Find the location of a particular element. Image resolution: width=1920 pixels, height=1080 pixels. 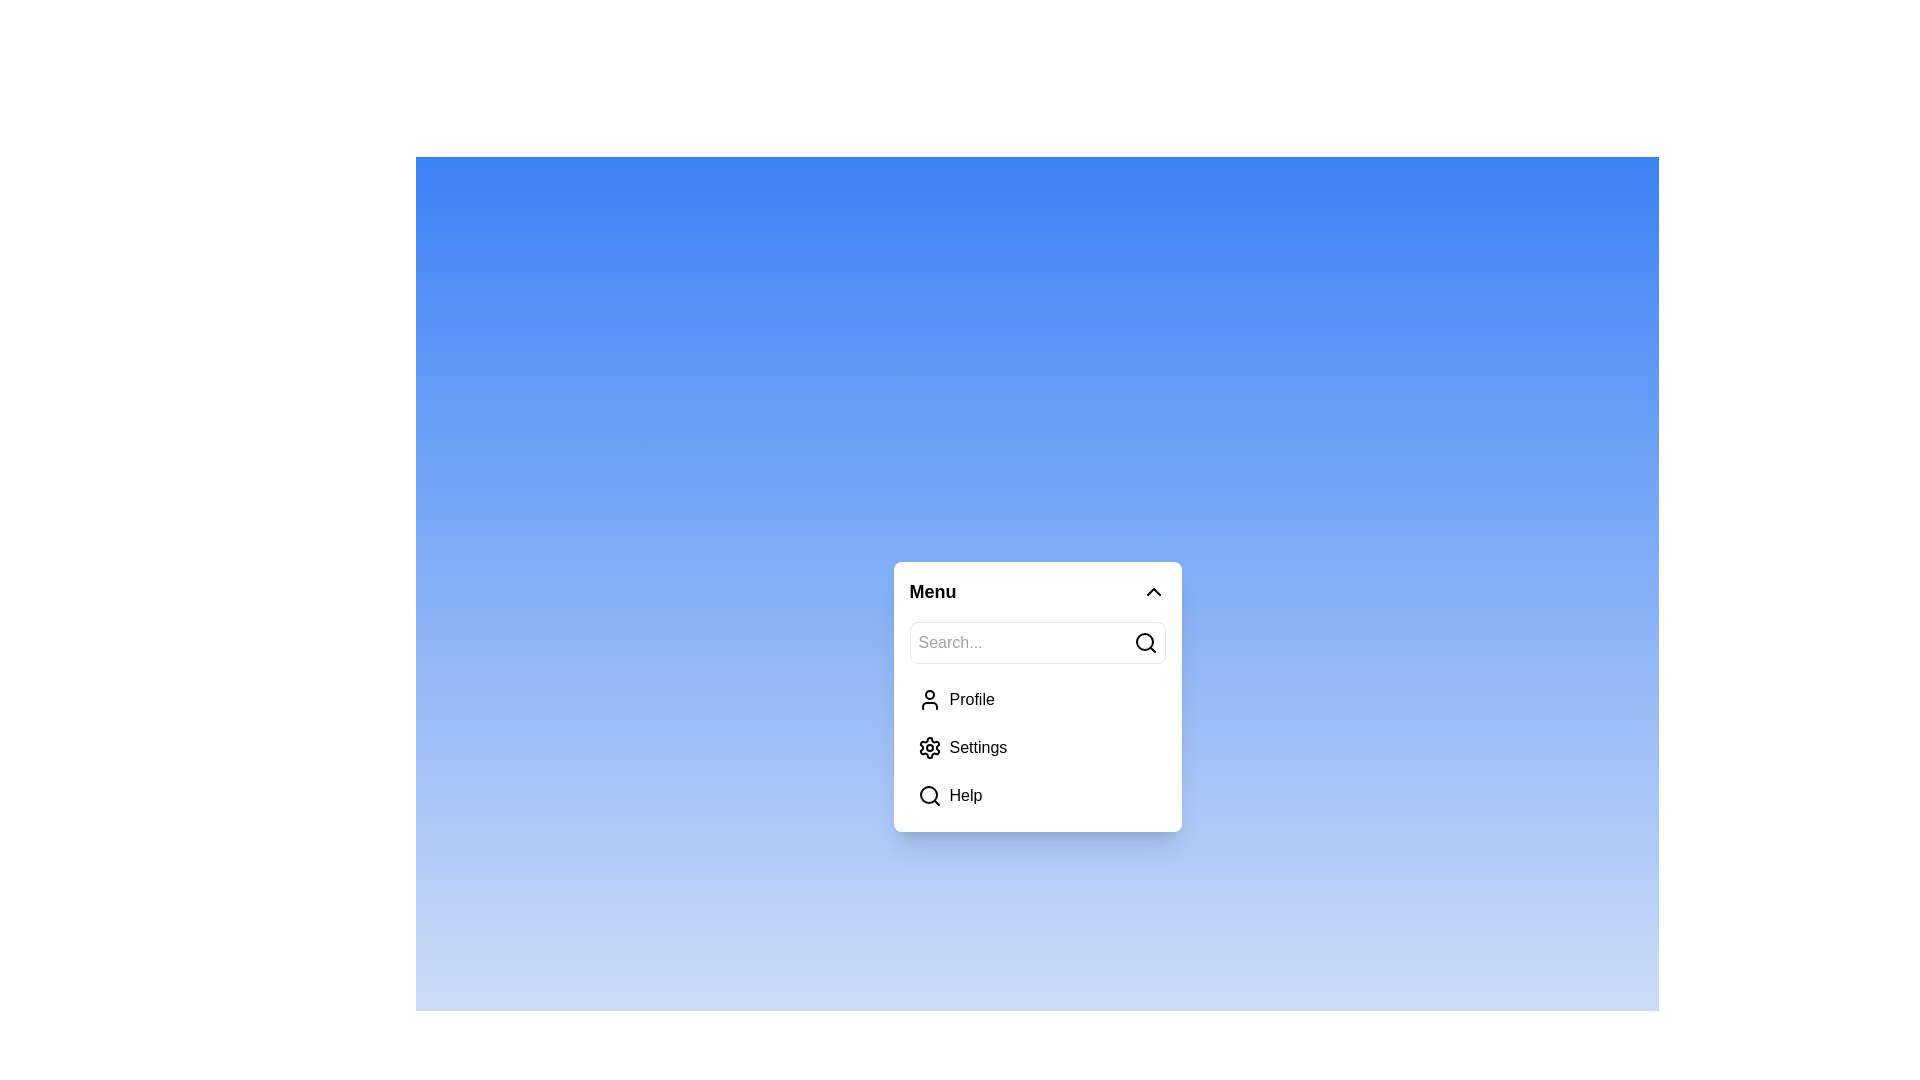

the menu item corresponding to Profile is located at coordinates (928, 698).